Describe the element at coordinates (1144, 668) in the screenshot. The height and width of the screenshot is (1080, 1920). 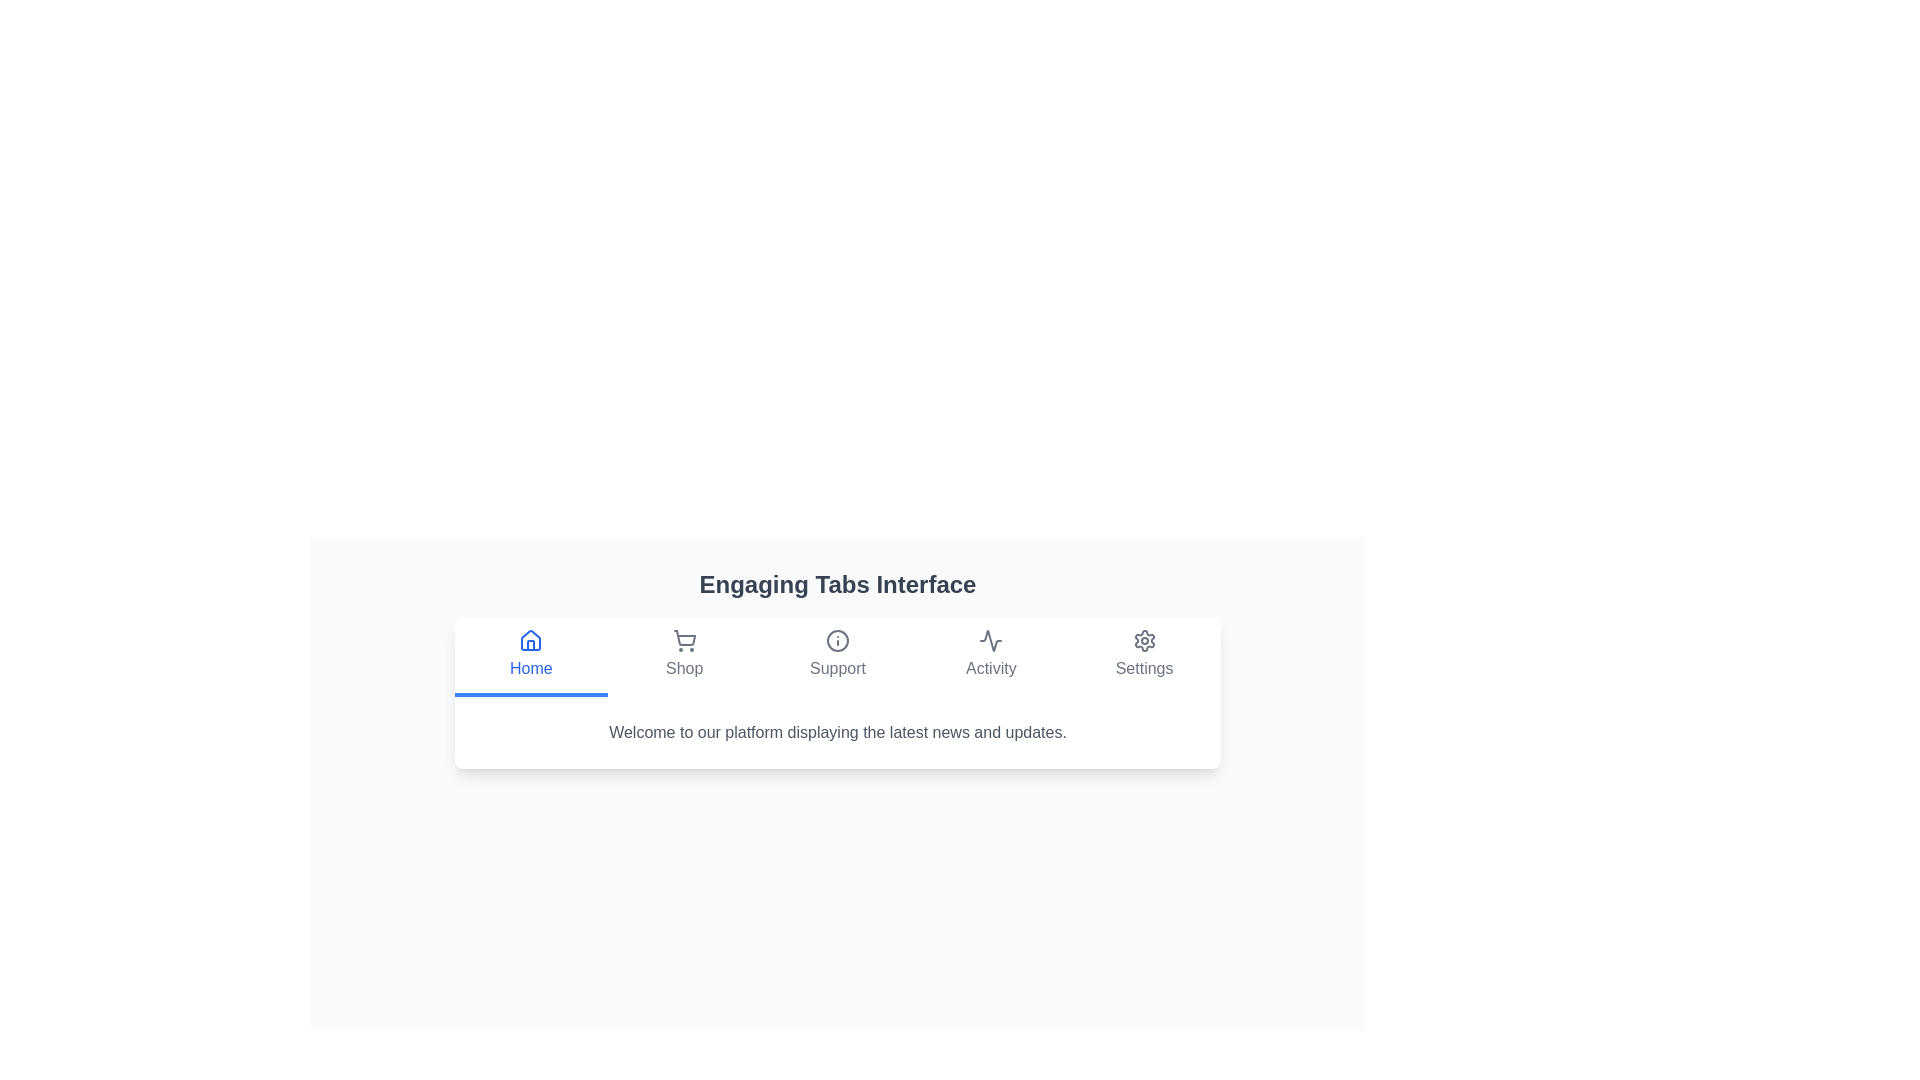
I see `the 'Settings' label in the navigation bar, which indicates the area related to application settings or preferences` at that location.